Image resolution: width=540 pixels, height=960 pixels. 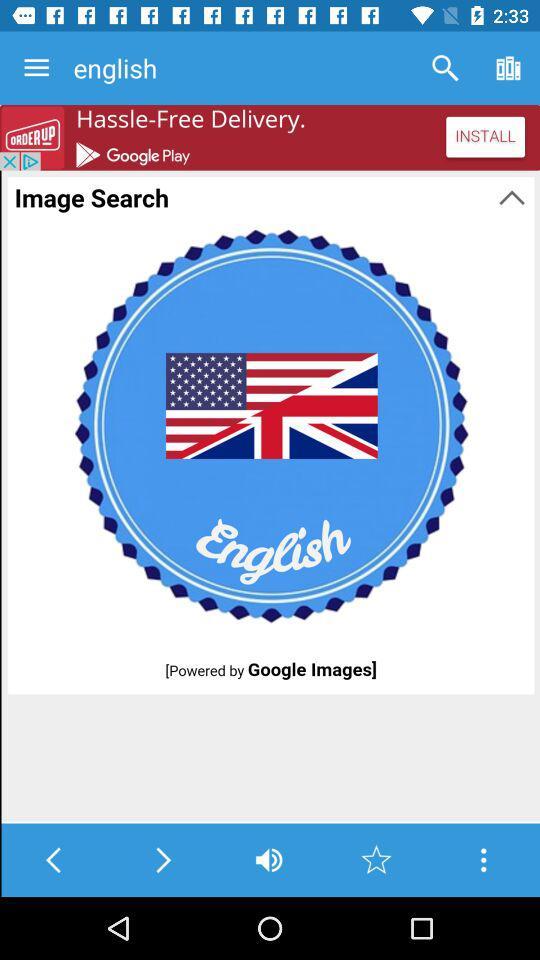 I want to click on sound, so click(x=269, y=859).